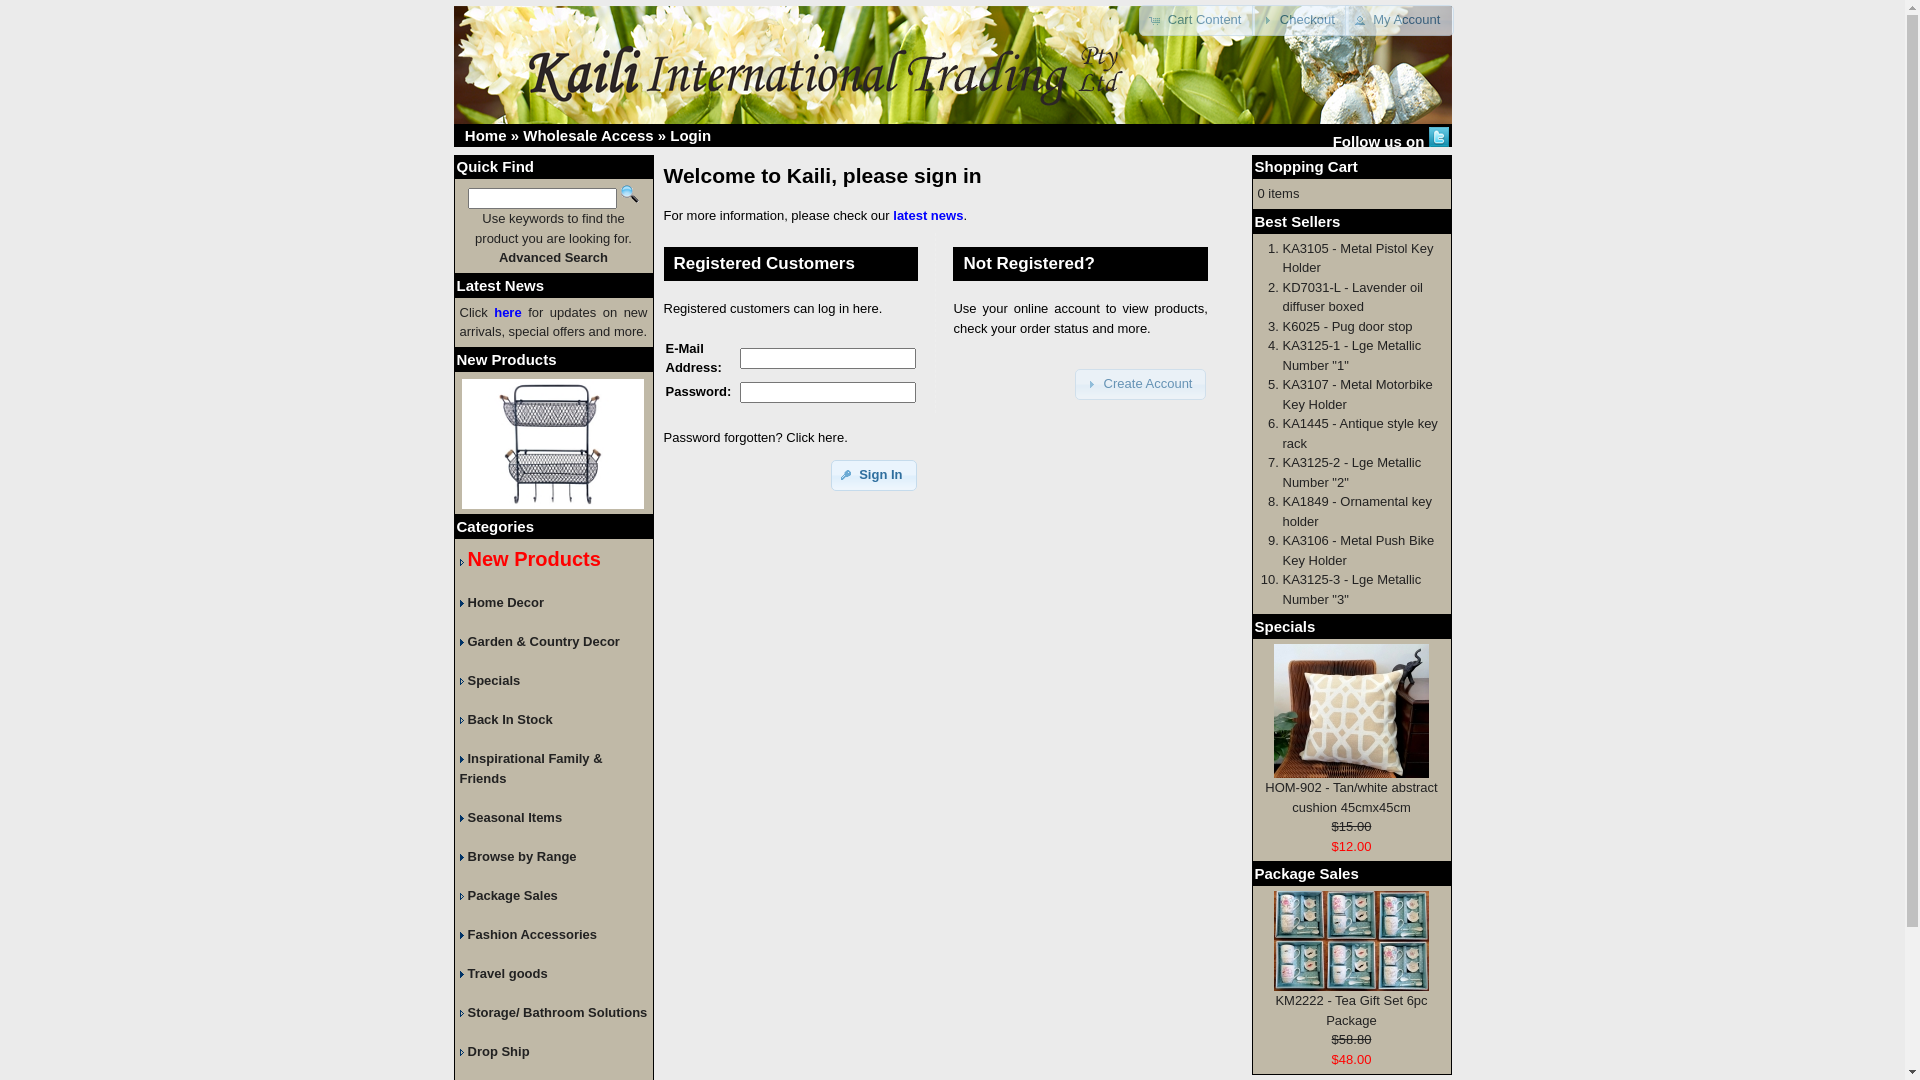  I want to click on 'Best Sellers', so click(1296, 220).